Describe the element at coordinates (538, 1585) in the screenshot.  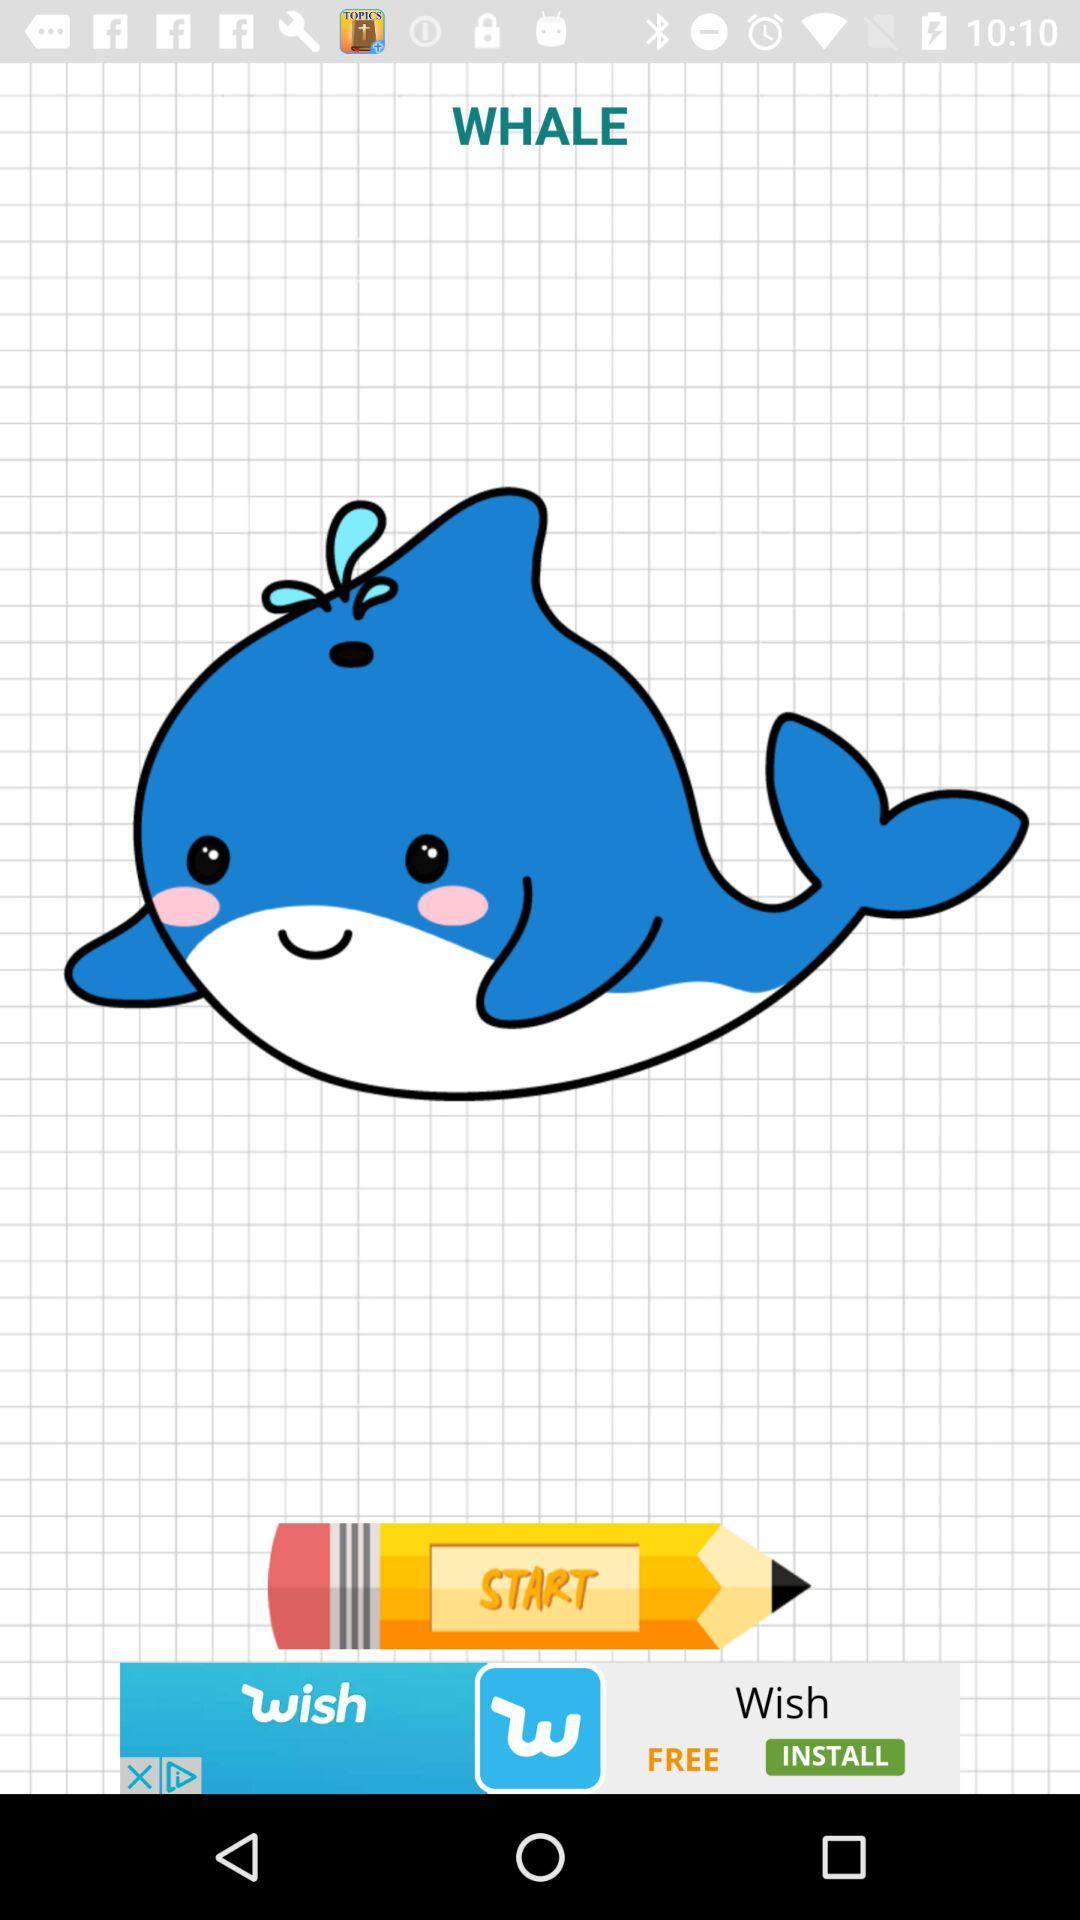
I see `advertisement page` at that location.